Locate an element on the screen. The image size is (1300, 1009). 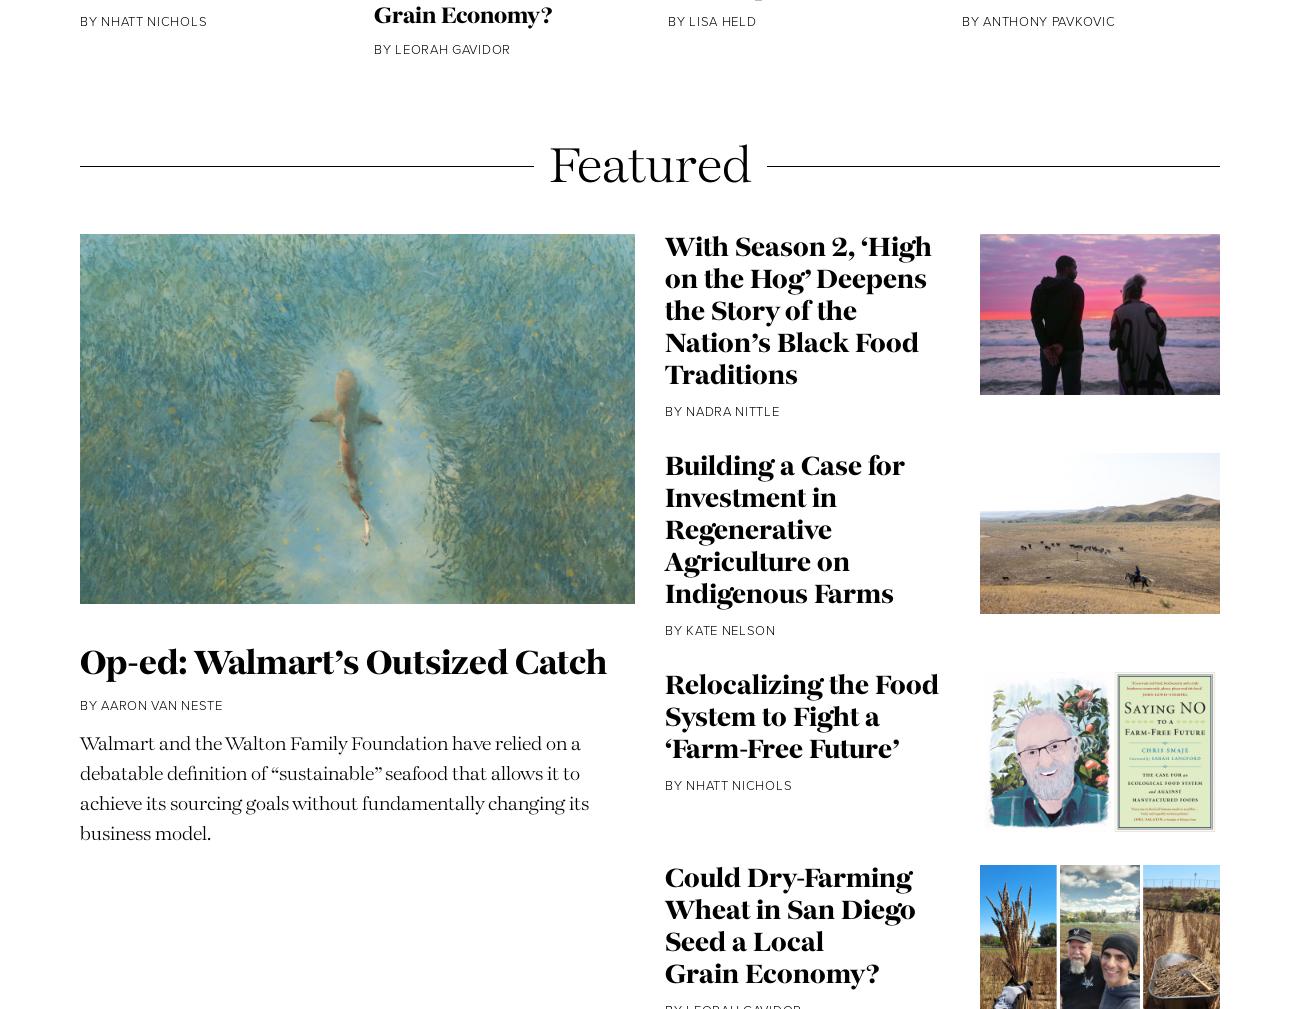
'Featured' is located at coordinates (546, 228).